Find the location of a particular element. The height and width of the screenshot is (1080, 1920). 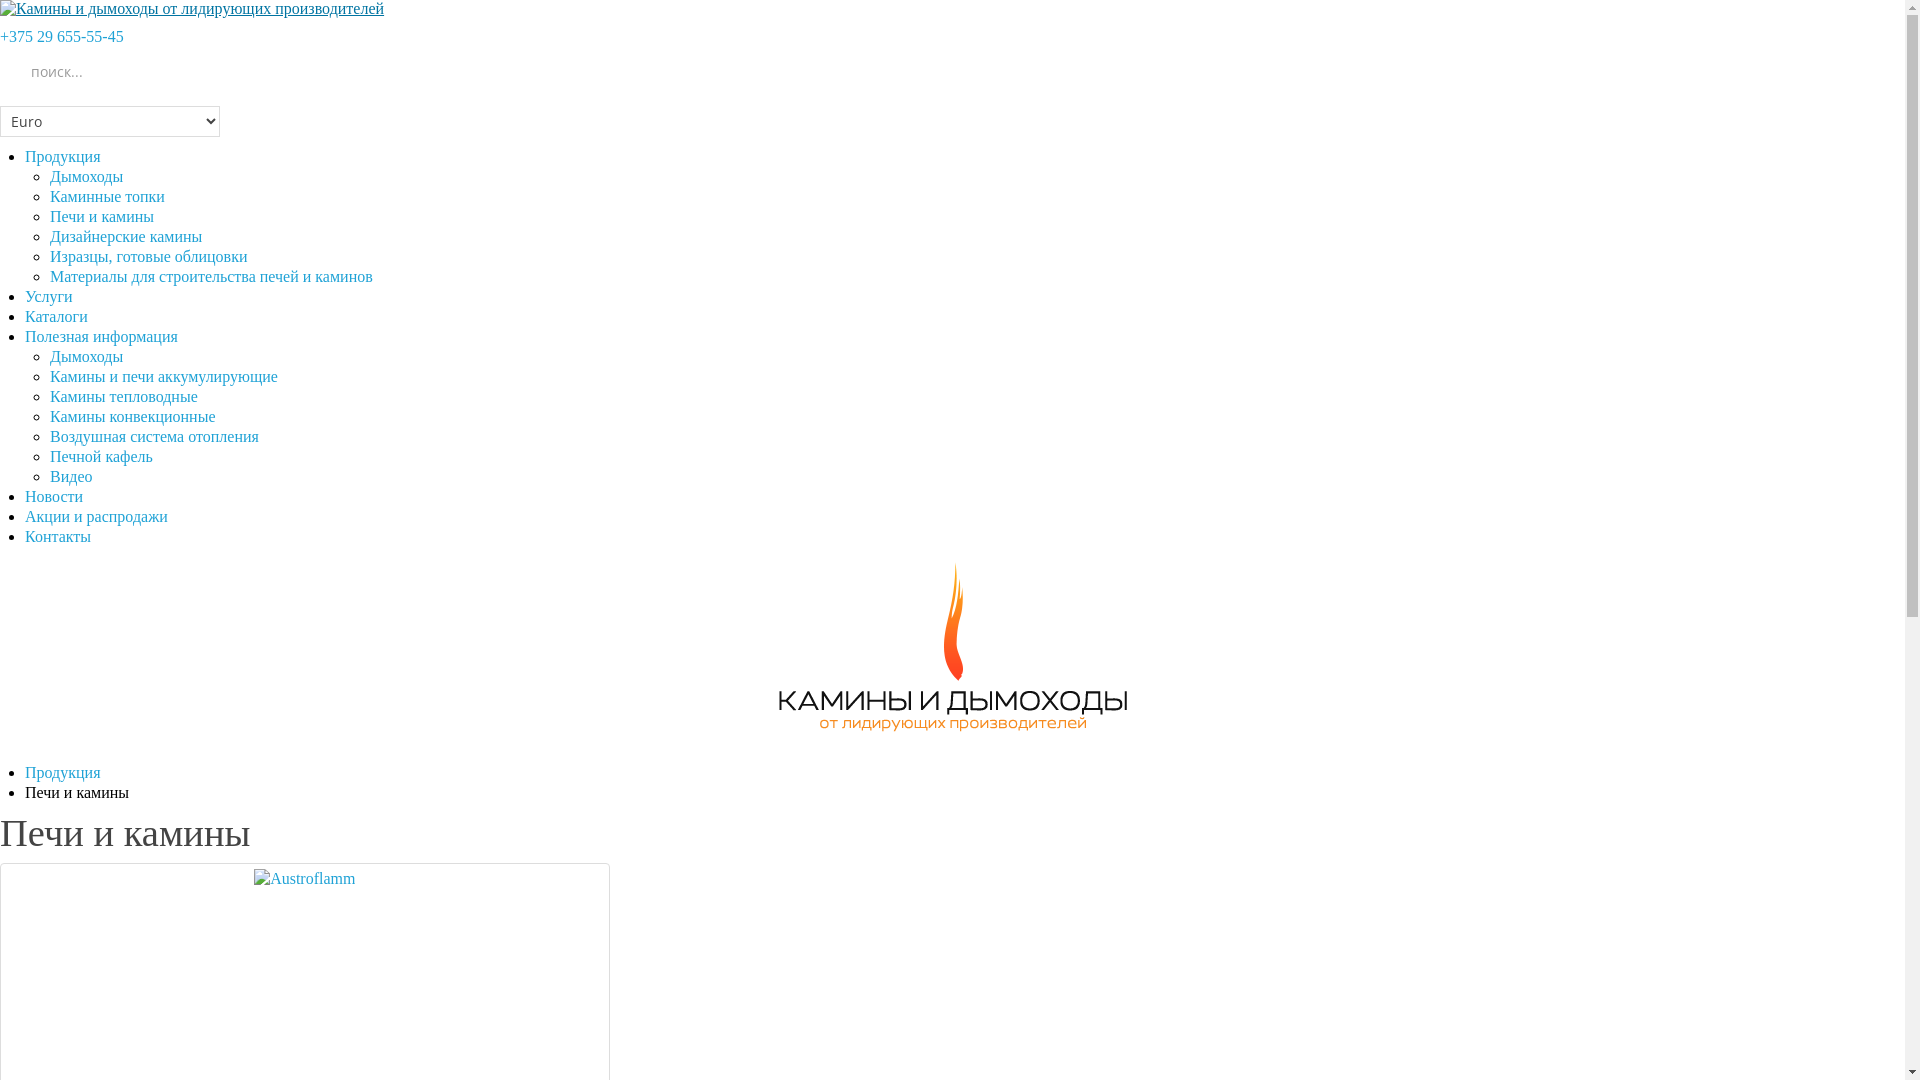

'Austroflamm' is located at coordinates (303, 878).